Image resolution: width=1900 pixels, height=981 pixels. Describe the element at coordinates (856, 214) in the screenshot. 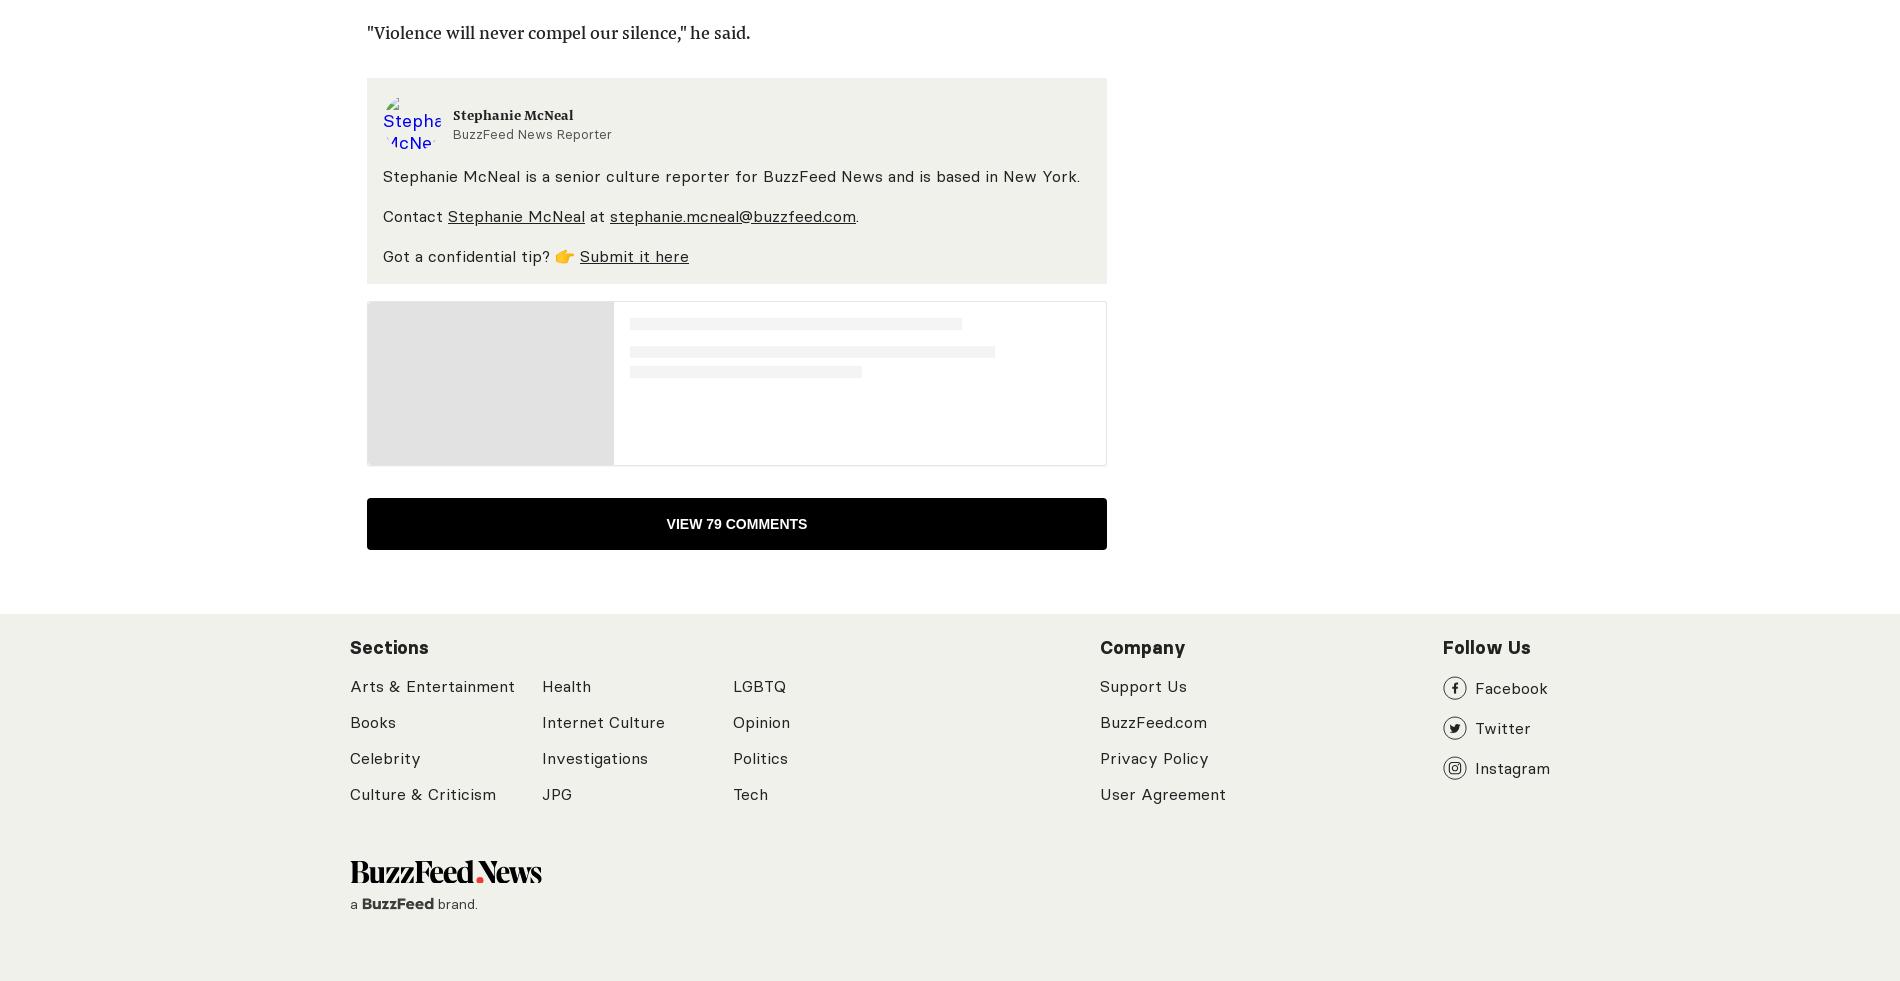

I see `'.'` at that location.